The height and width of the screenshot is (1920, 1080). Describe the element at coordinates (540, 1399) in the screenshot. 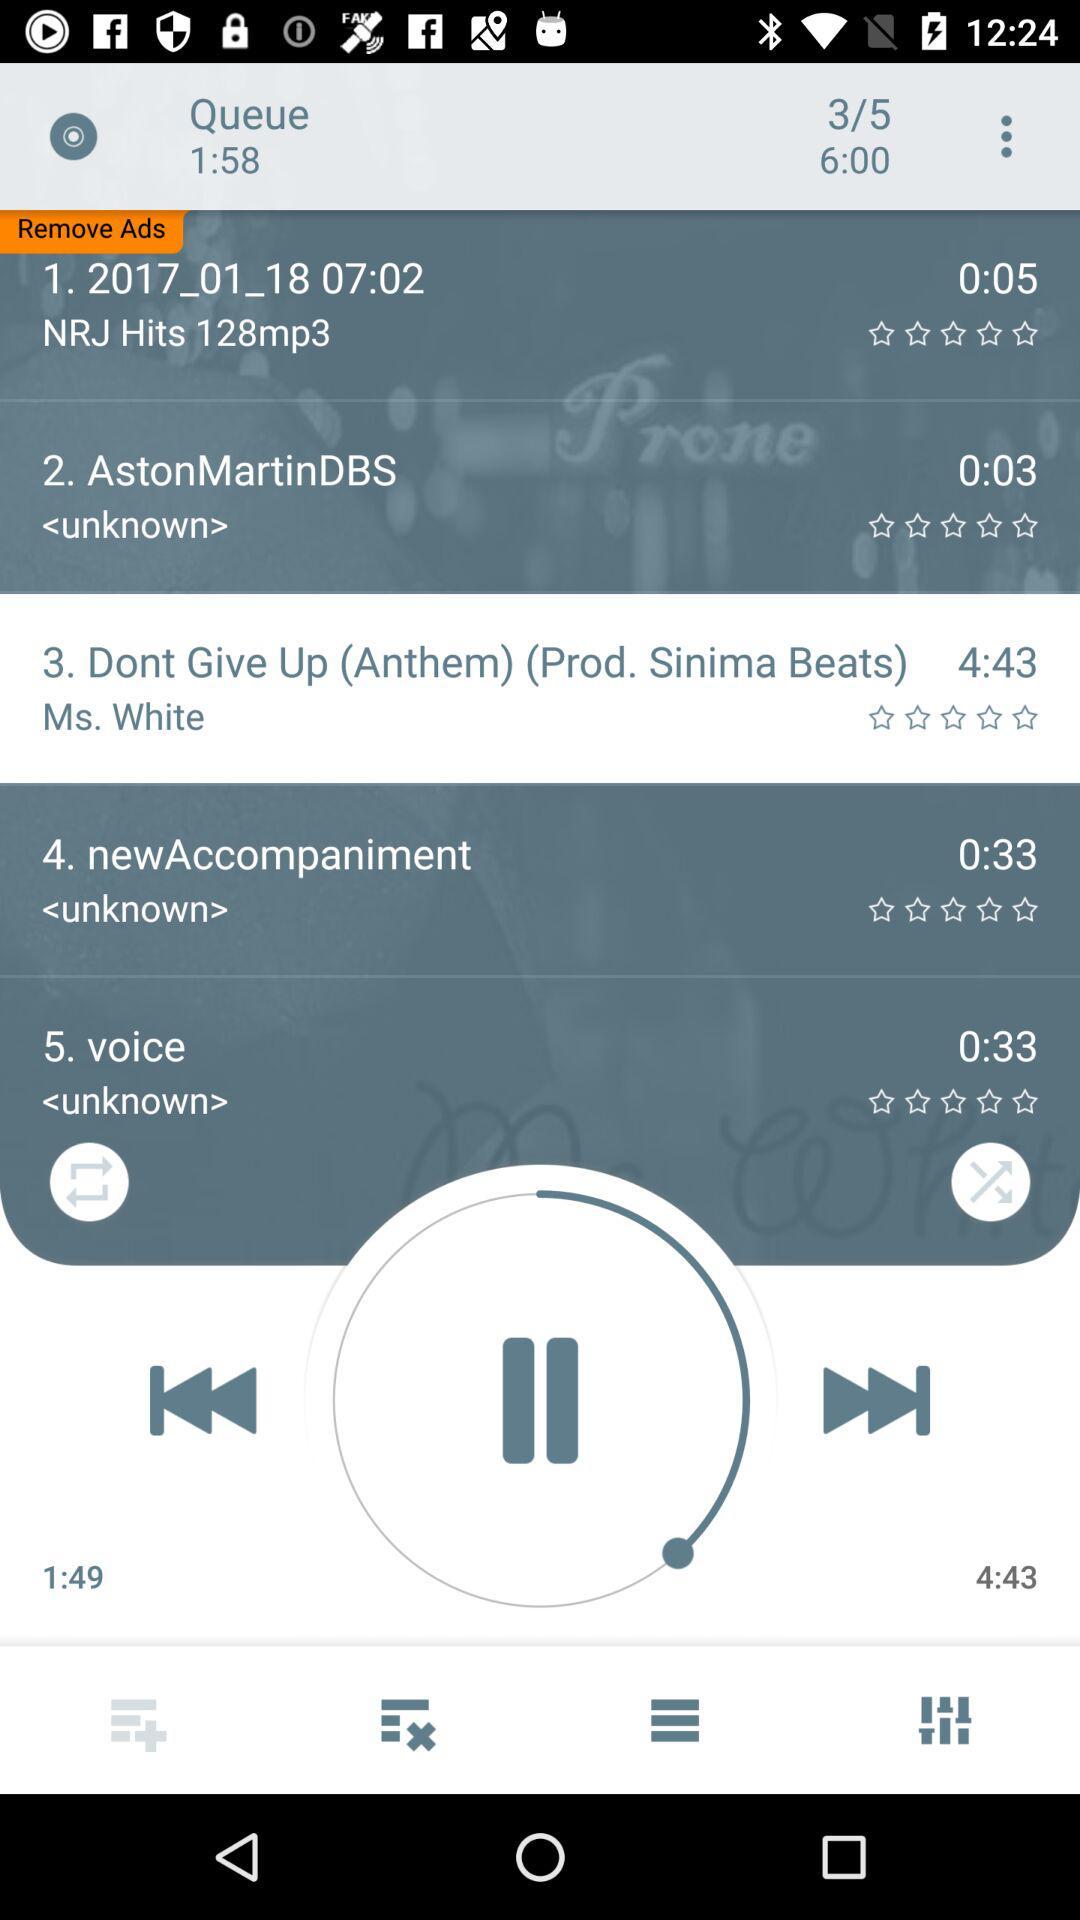

I see `the item below the <unknown> item` at that location.